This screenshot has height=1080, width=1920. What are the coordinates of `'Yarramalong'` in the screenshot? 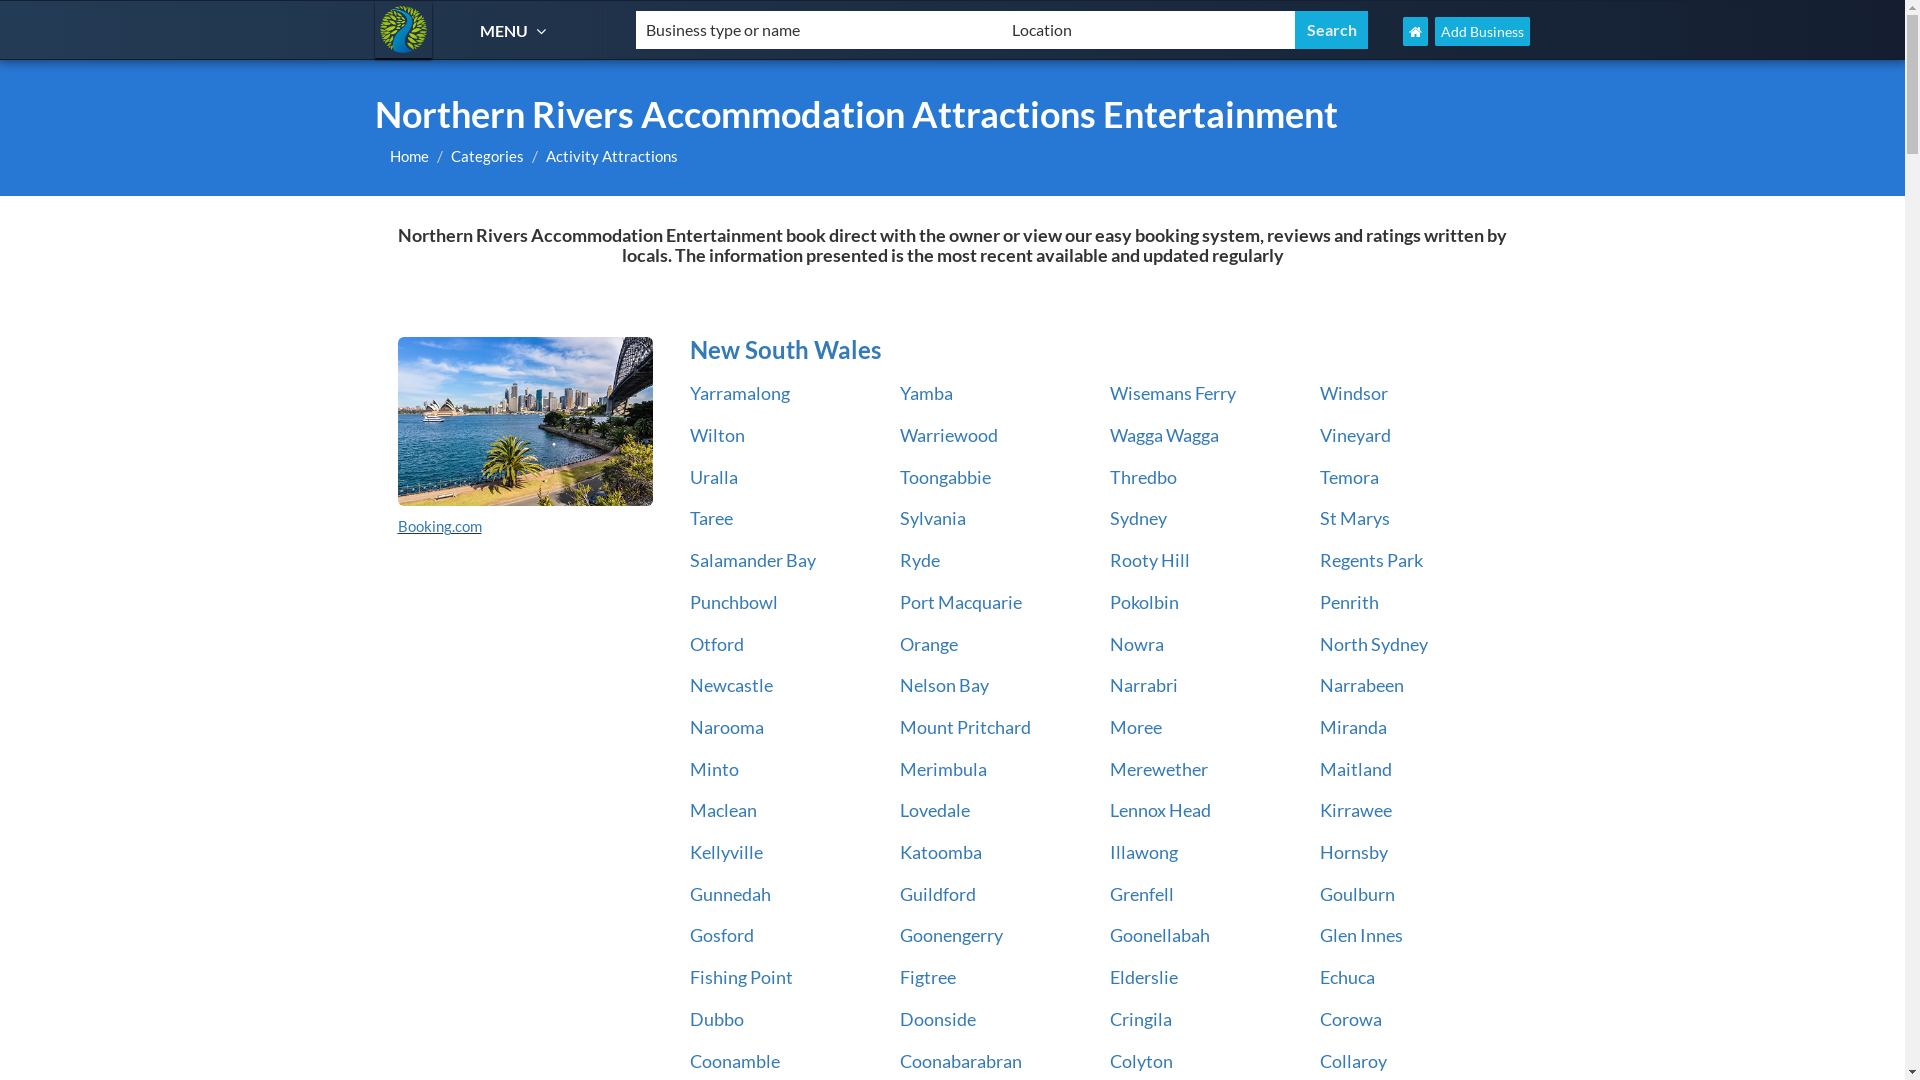 It's located at (738, 393).